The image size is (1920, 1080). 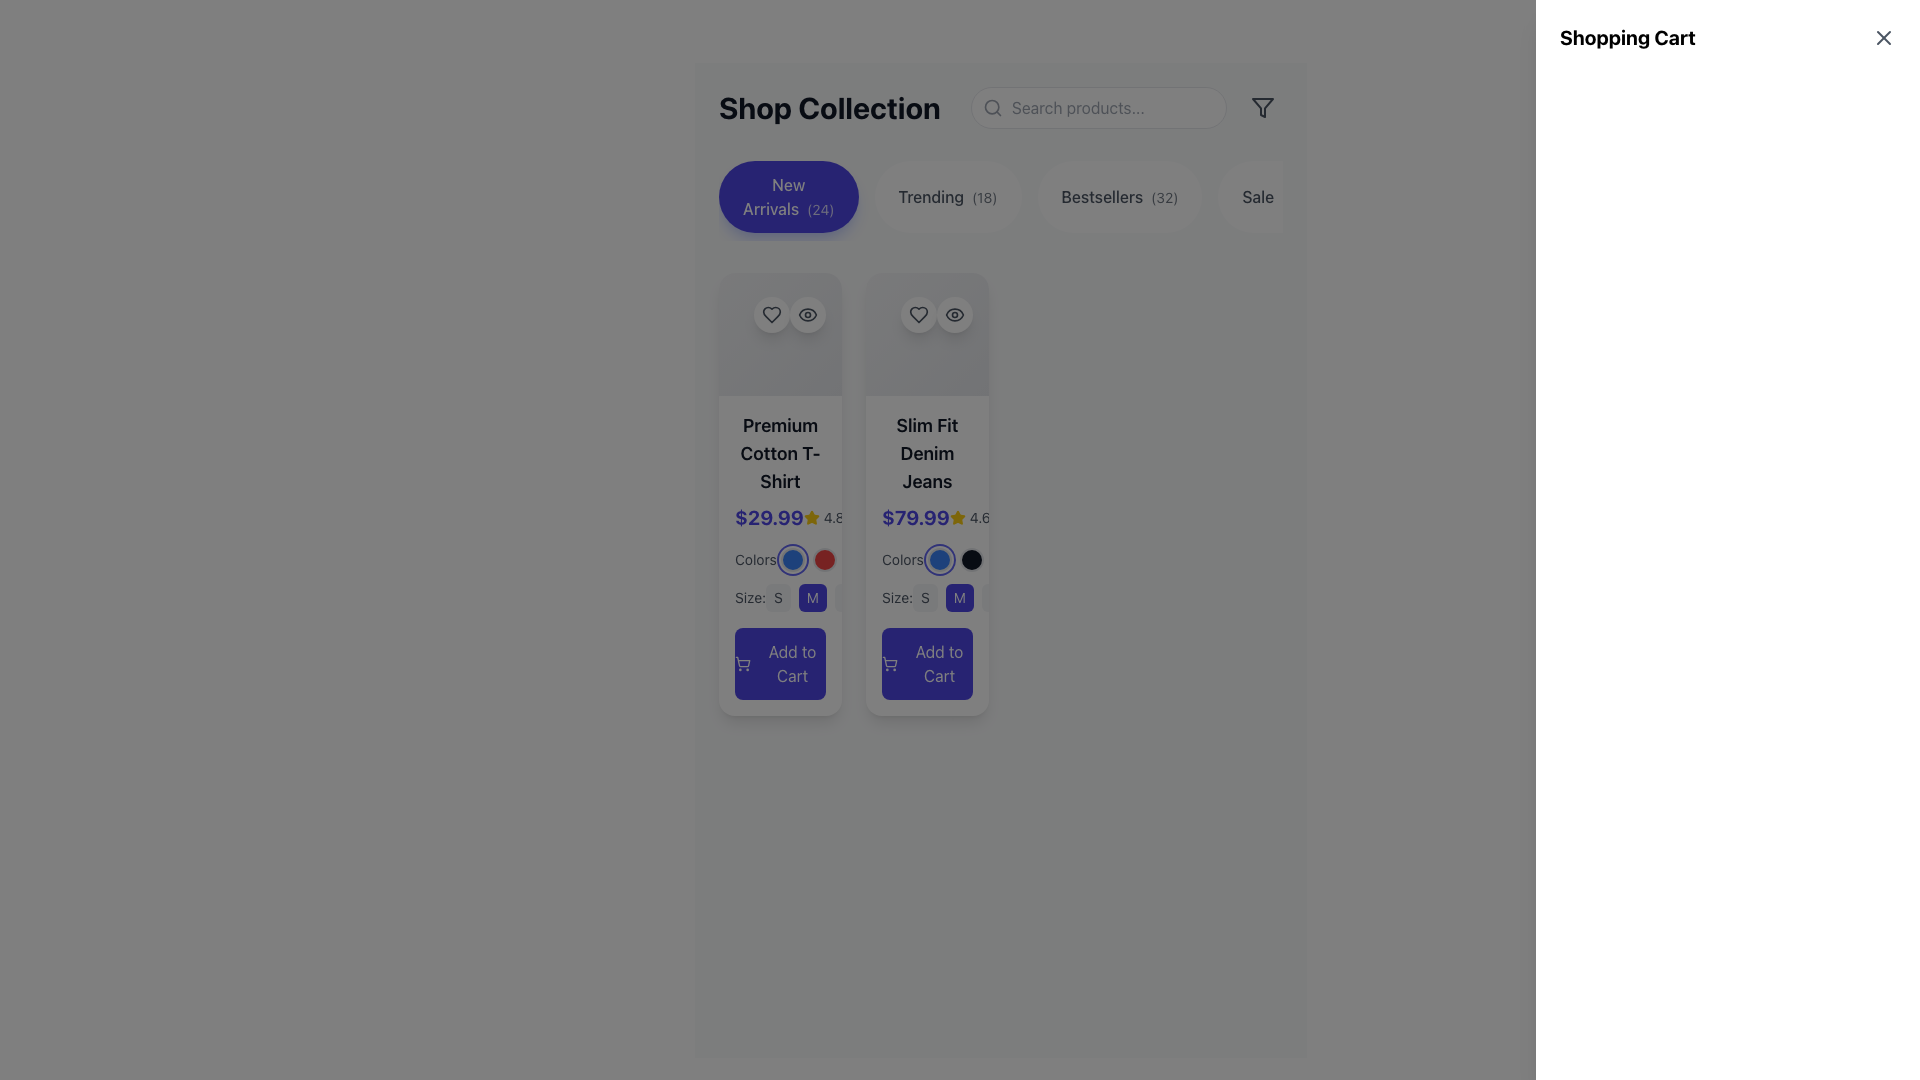 I want to click on the circular button with an outlined heart icon at the top-right corner of the 'Slim Fit Denim Jeans' card to favorite or like the item, so click(x=917, y=315).